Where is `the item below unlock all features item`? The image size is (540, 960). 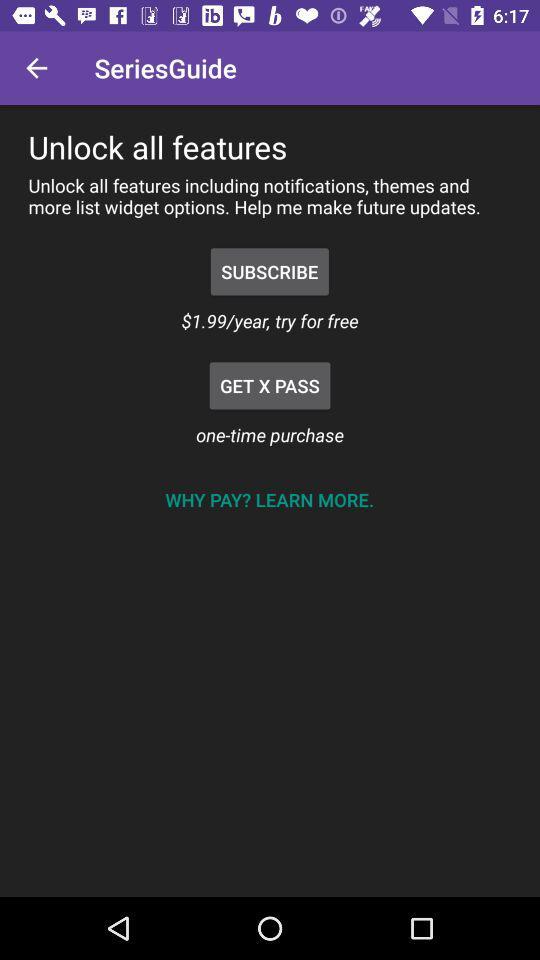 the item below unlock all features item is located at coordinates (269, 270).